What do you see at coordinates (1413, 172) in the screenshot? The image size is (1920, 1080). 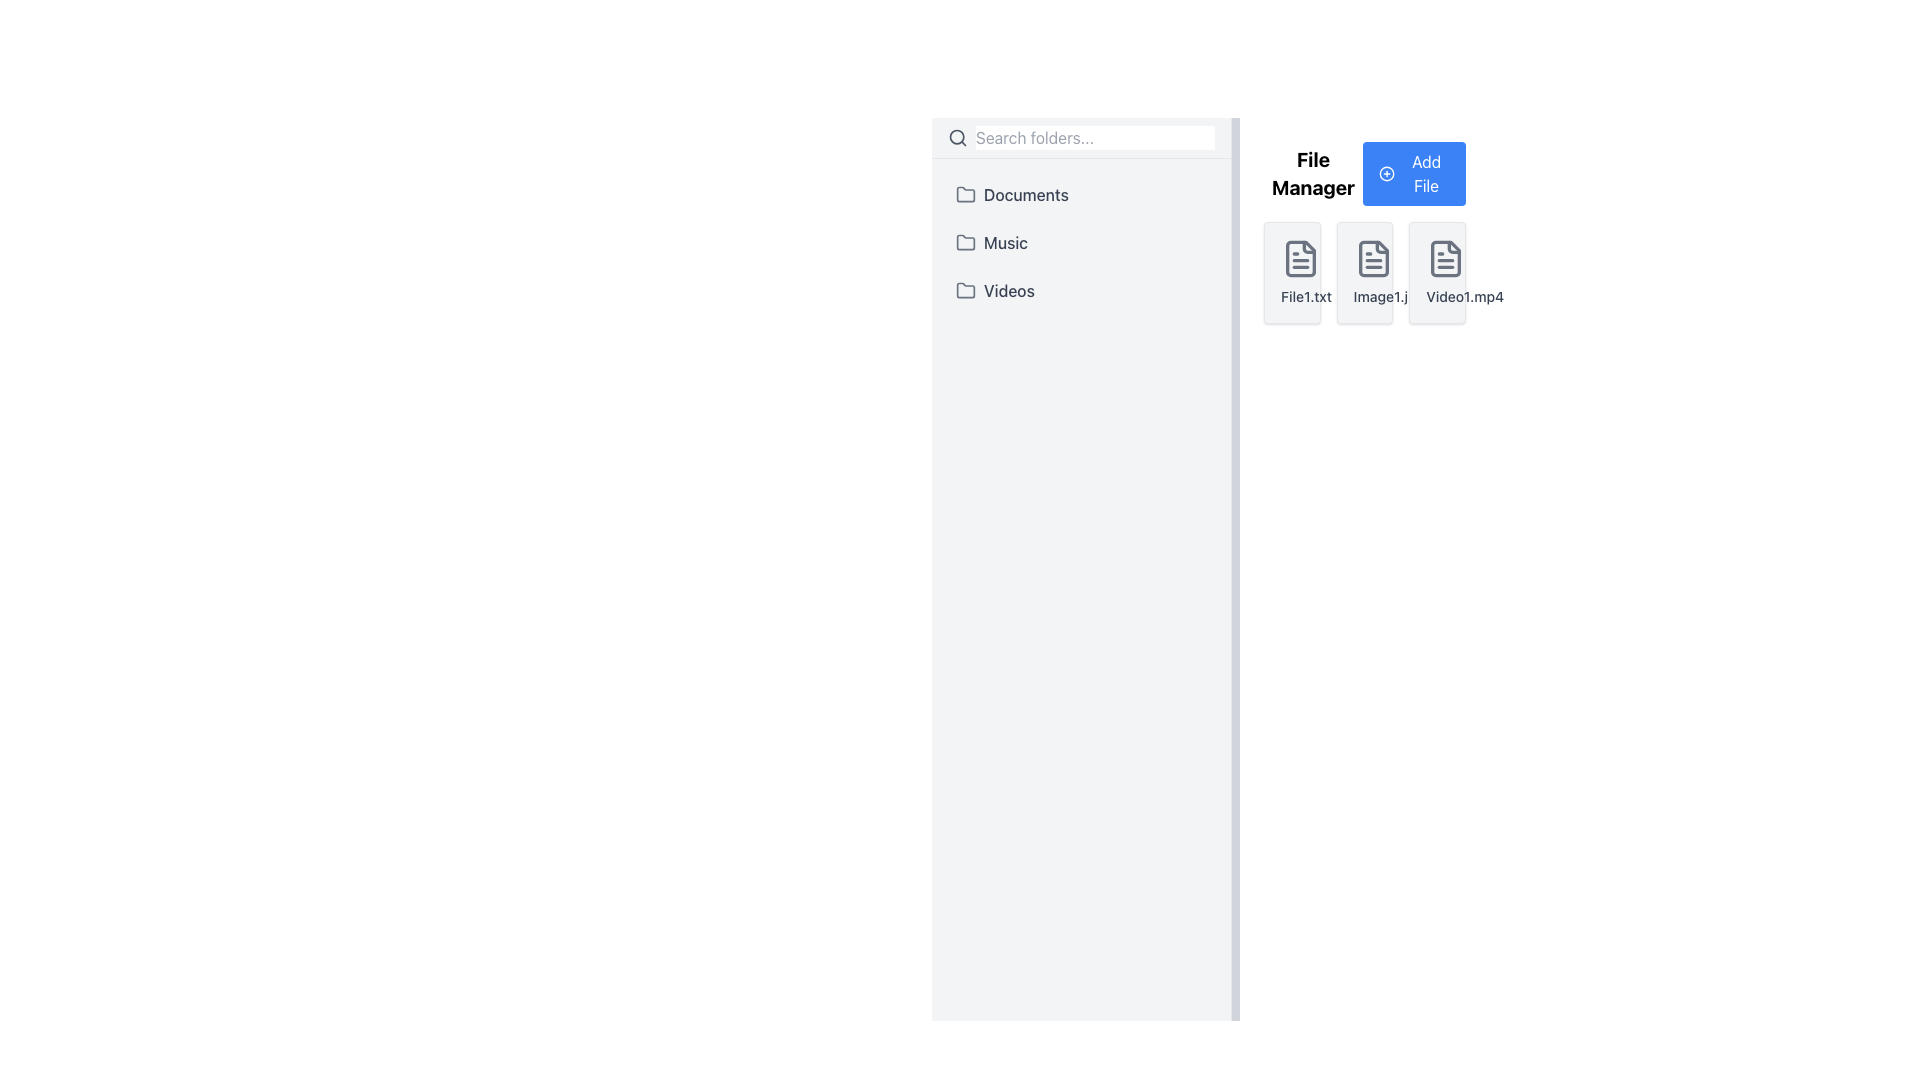 I see `the 'Add File' button located to the right of the 'File Manager' text` at bounding box center [1413, 172].